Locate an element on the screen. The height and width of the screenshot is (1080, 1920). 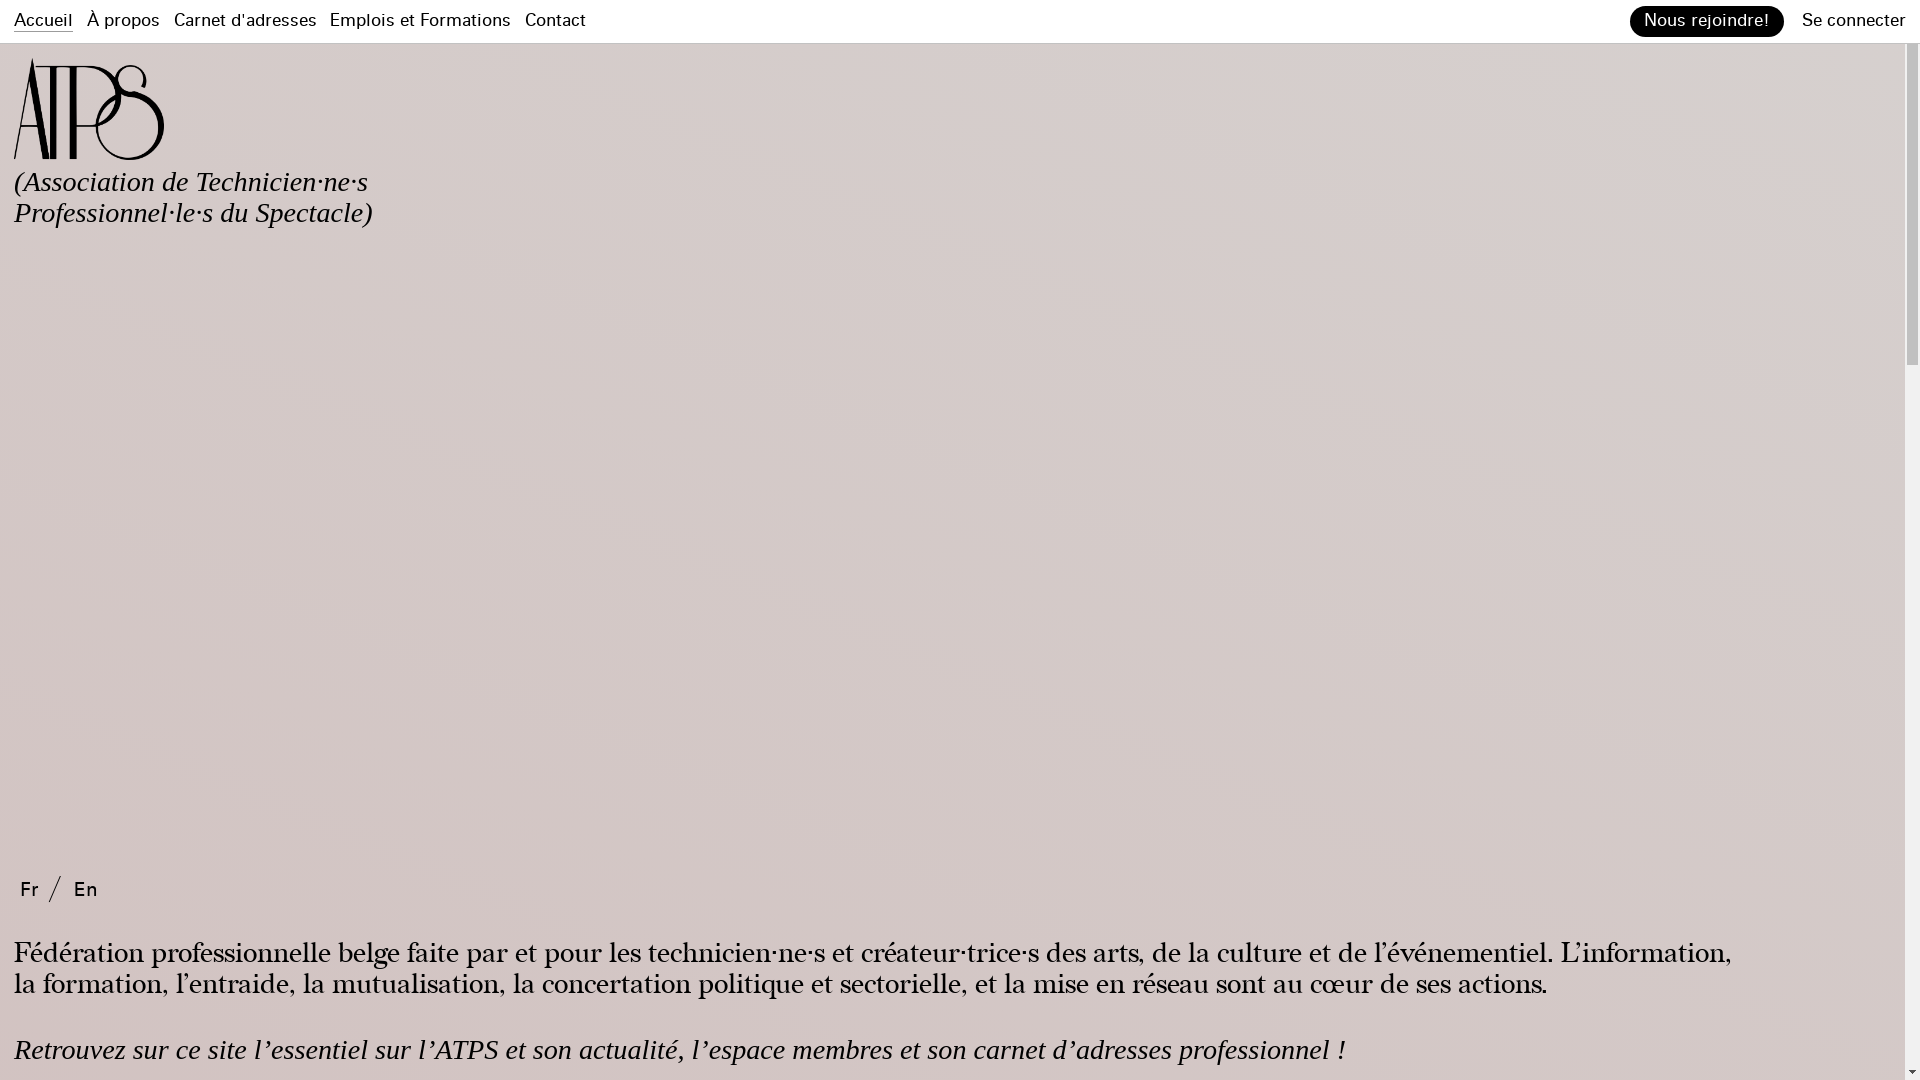
'Se connecter' is located at coordinates (1852, 20).